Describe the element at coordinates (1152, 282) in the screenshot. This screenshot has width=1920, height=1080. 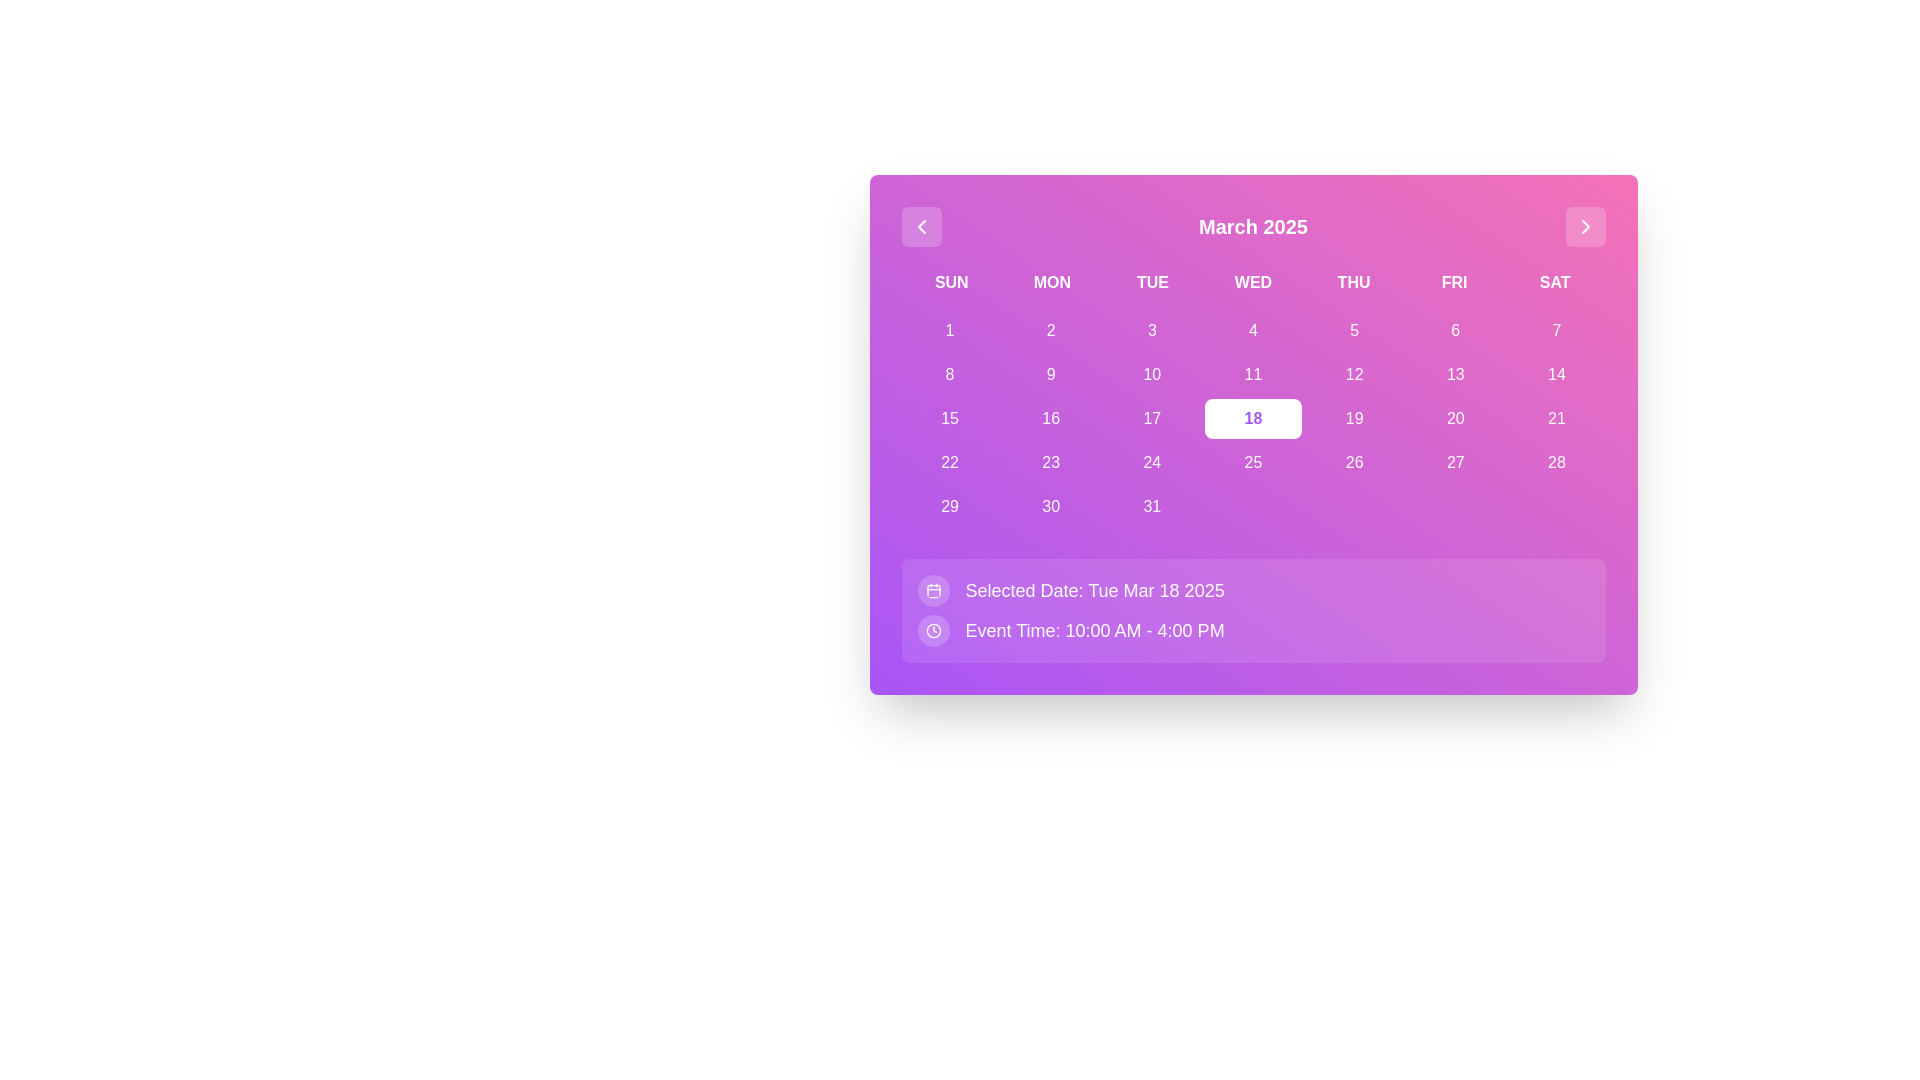
I see `the text label displaying 'TUE', which is styled in bold uppercase font and has a purple gradient background, located in the calendar interface` at that location.